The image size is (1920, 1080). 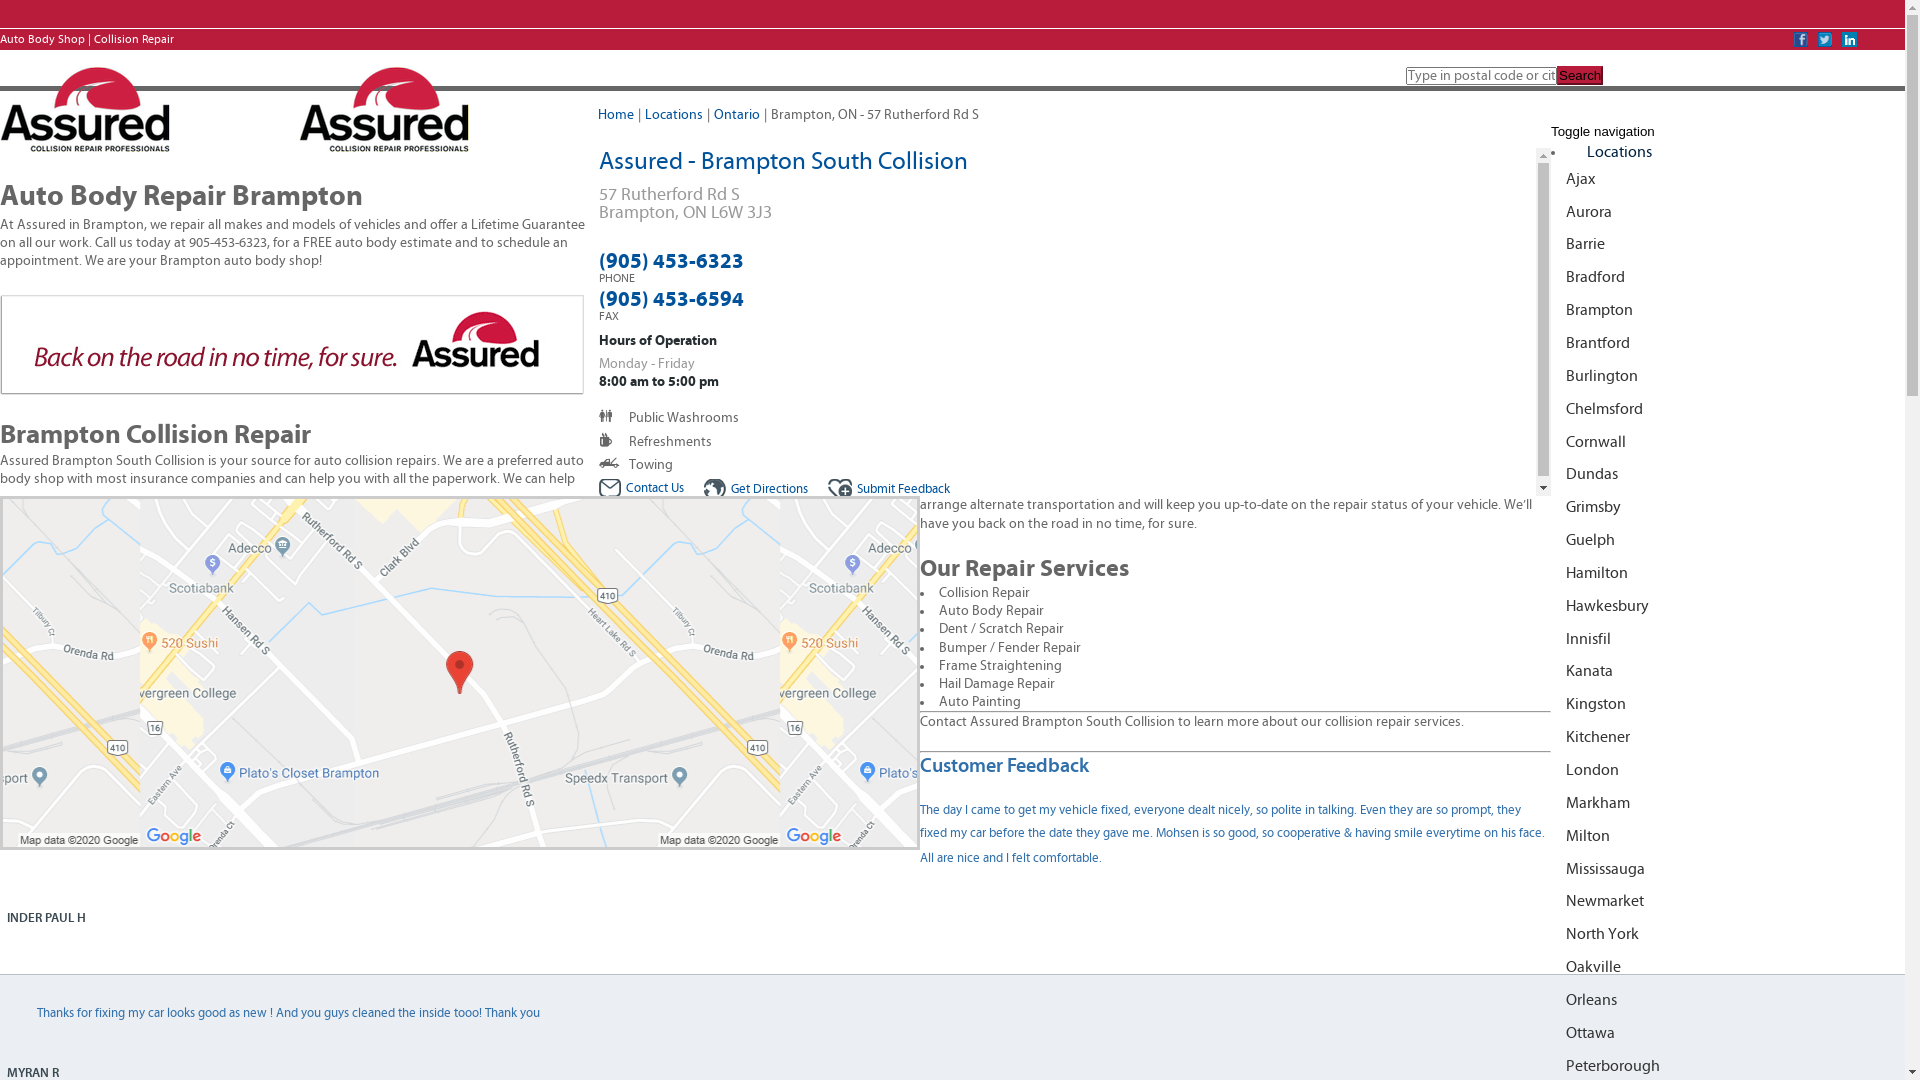 I want to click on 'Barrie', so click(x=1549, y=243).